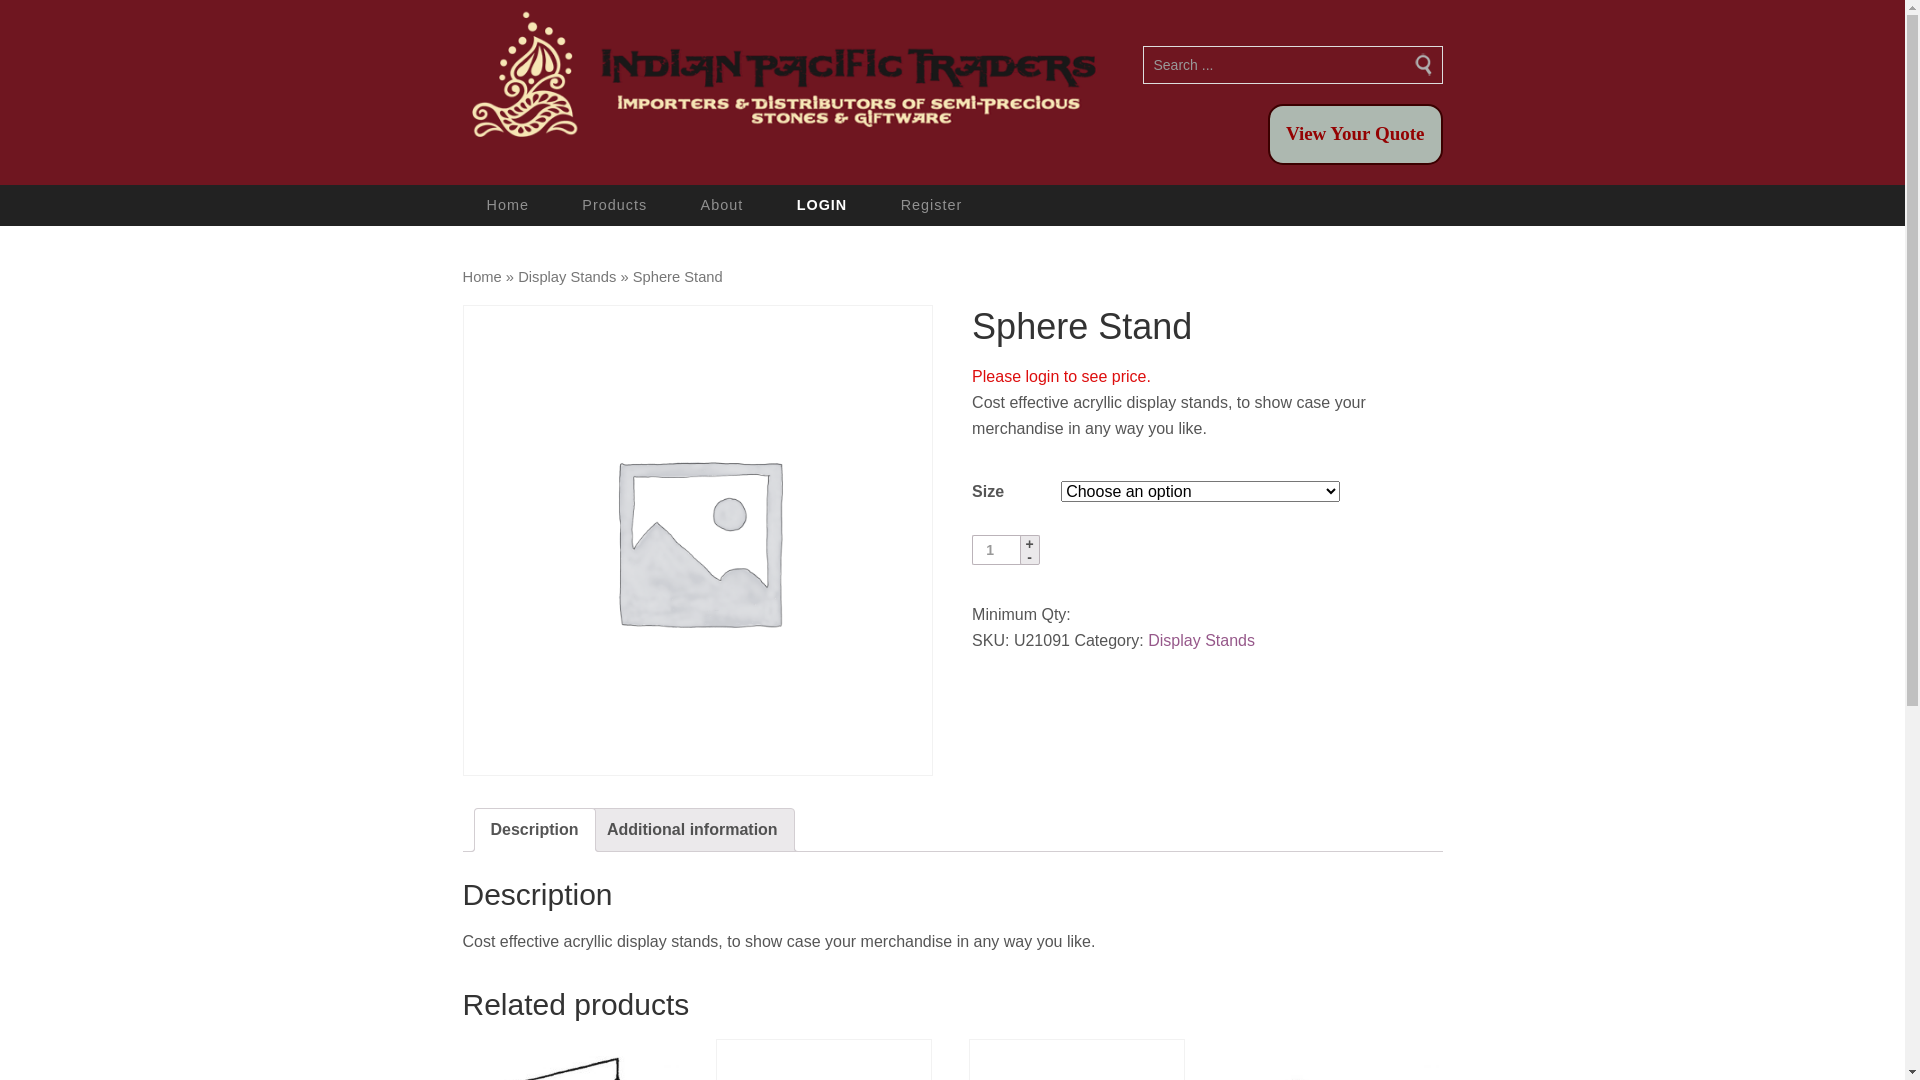  What do you see at coordinates (997, 549) in the screenshot?
I see `'Qty'` at bounding box center [997, 549].